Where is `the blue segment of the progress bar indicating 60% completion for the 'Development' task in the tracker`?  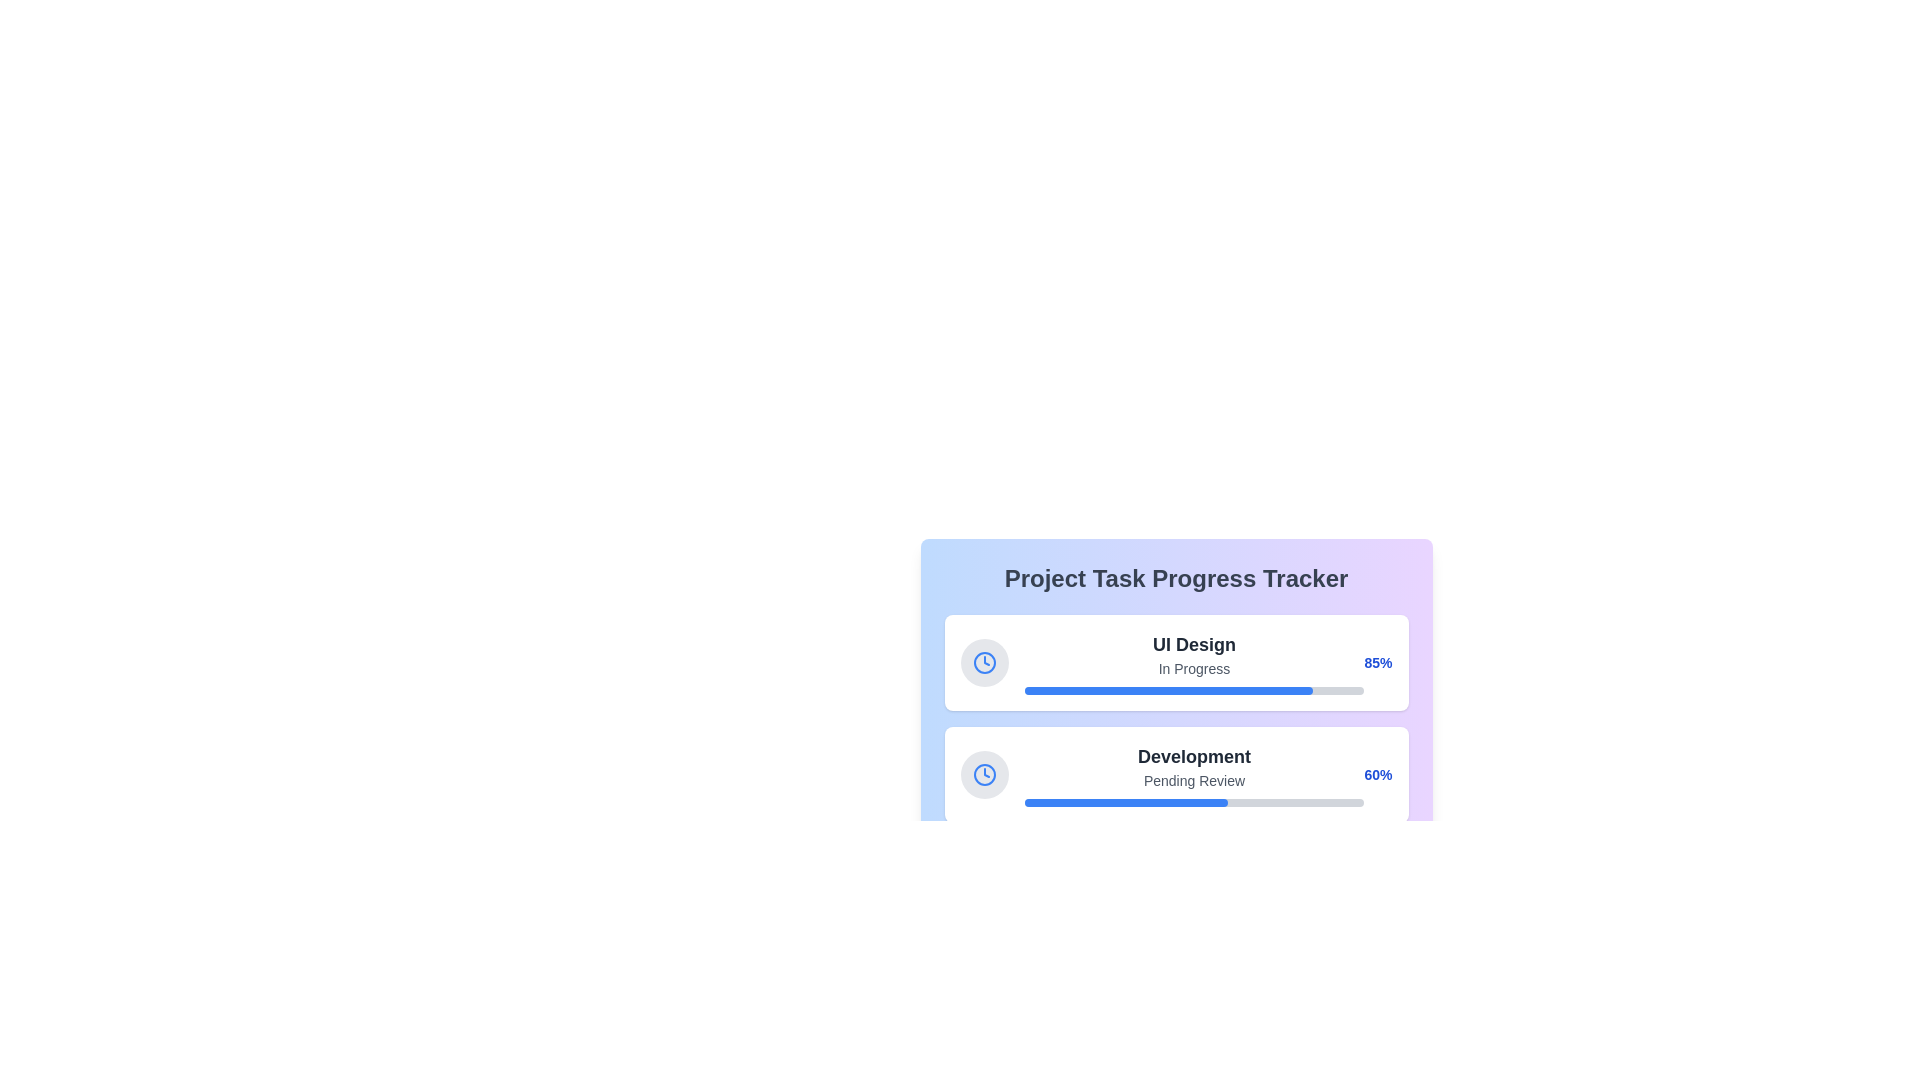 the blue segment of the progress bar indicating 60% completion for the 'Development' task in the tracker is located at coordinates (1126, 801).